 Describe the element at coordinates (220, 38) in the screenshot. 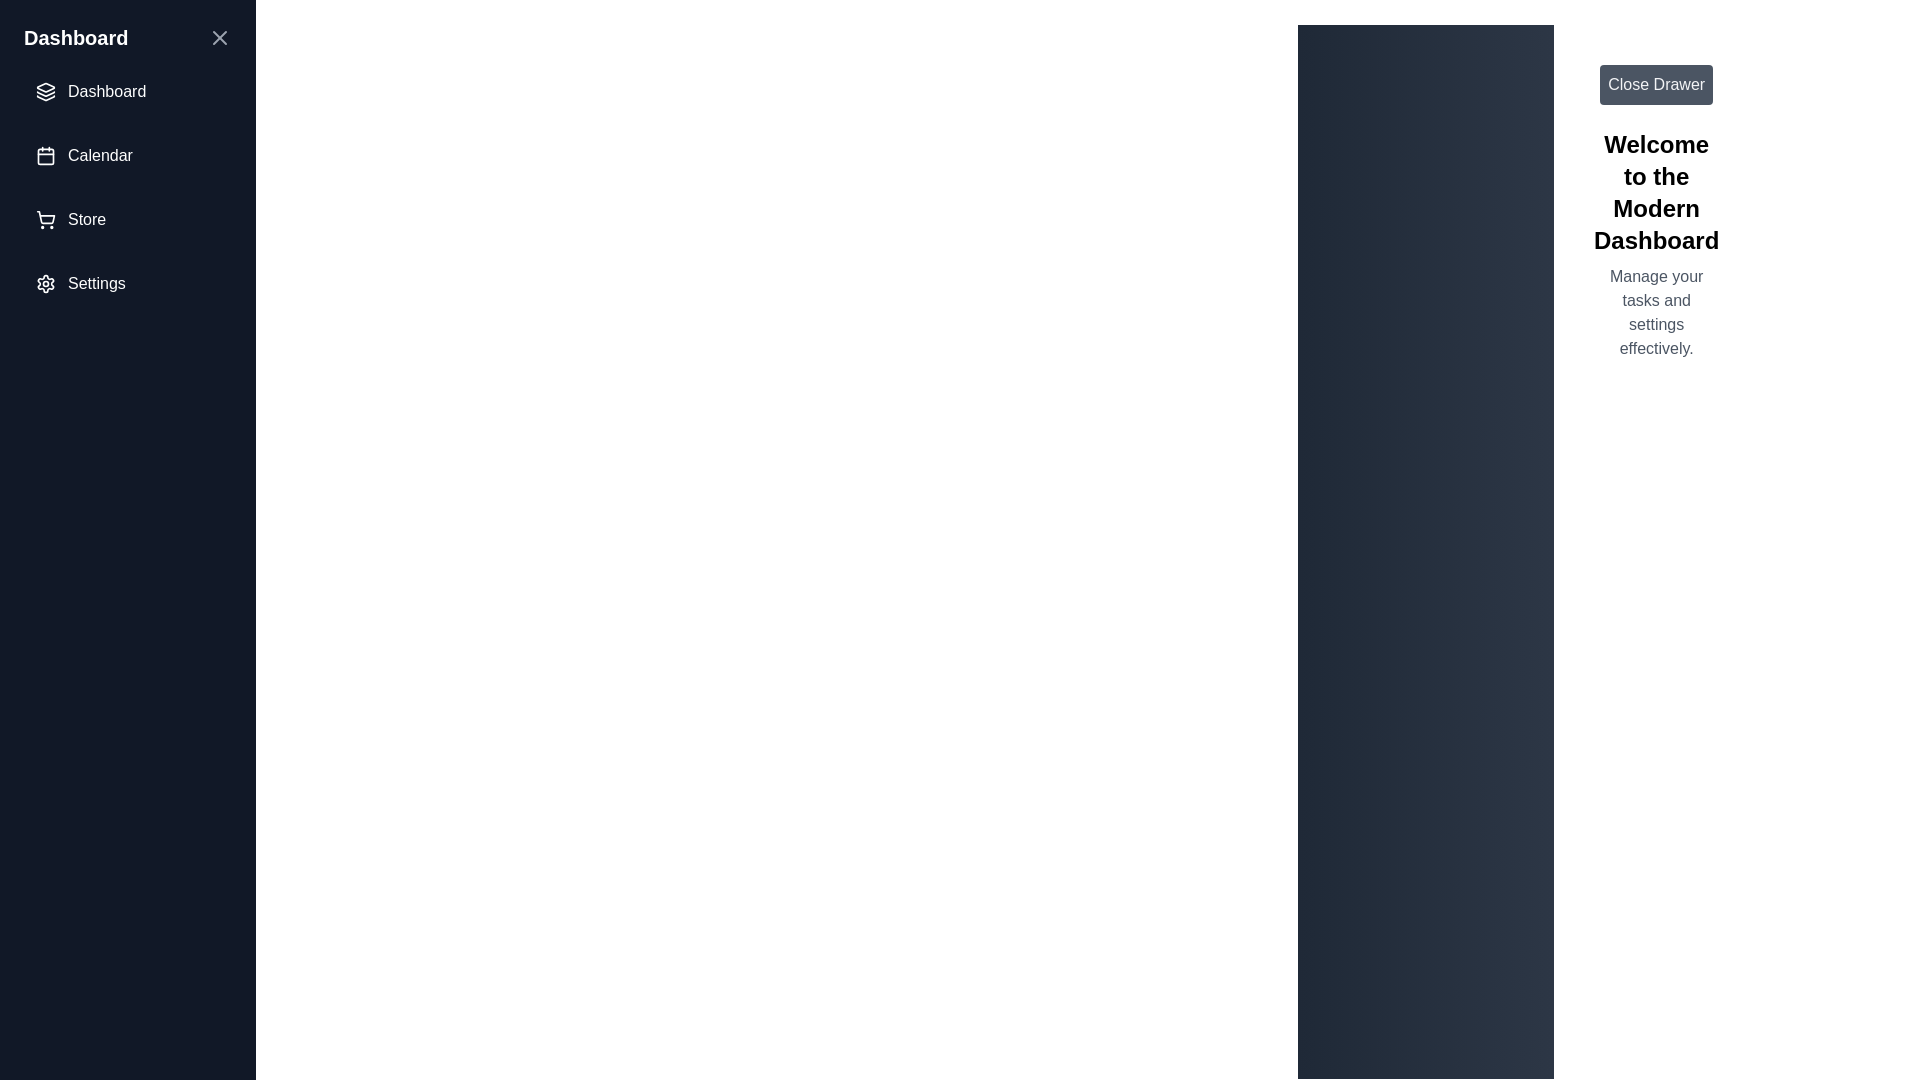

I see `the header close button to close the drawer` at that location.